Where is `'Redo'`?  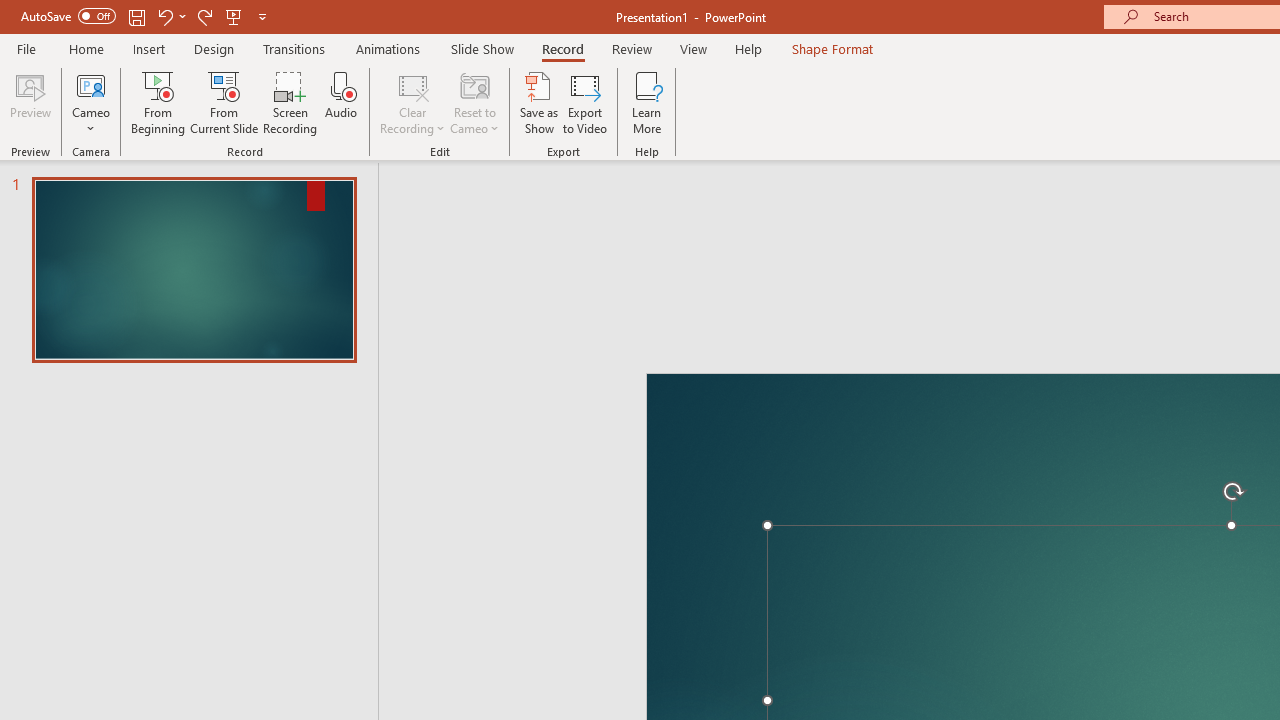
'Redo' is located at coordinates (204, 16).